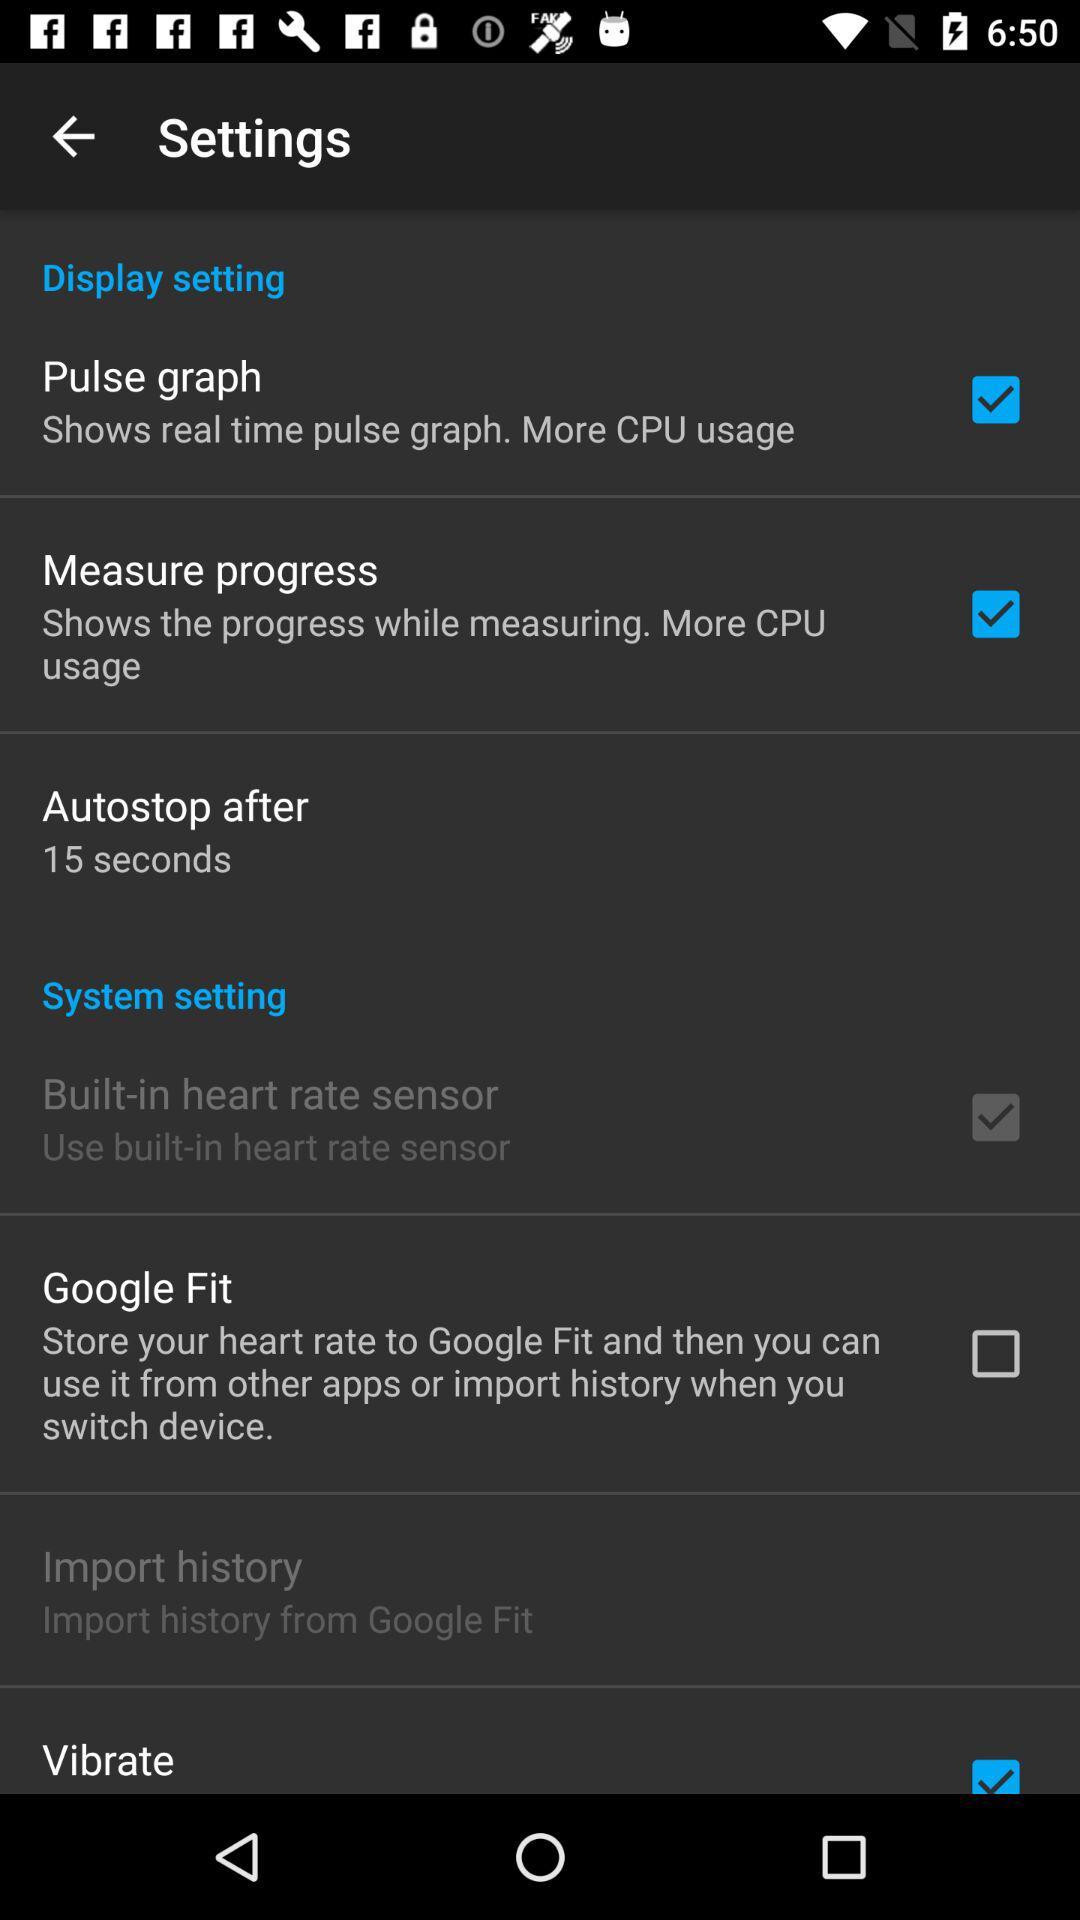 The width and height of the screenshot is (1080, 1920). What do you see at coordinates (540, 254) in the screenshot?
I see `the display setting item` at bounding box center [540, 254].